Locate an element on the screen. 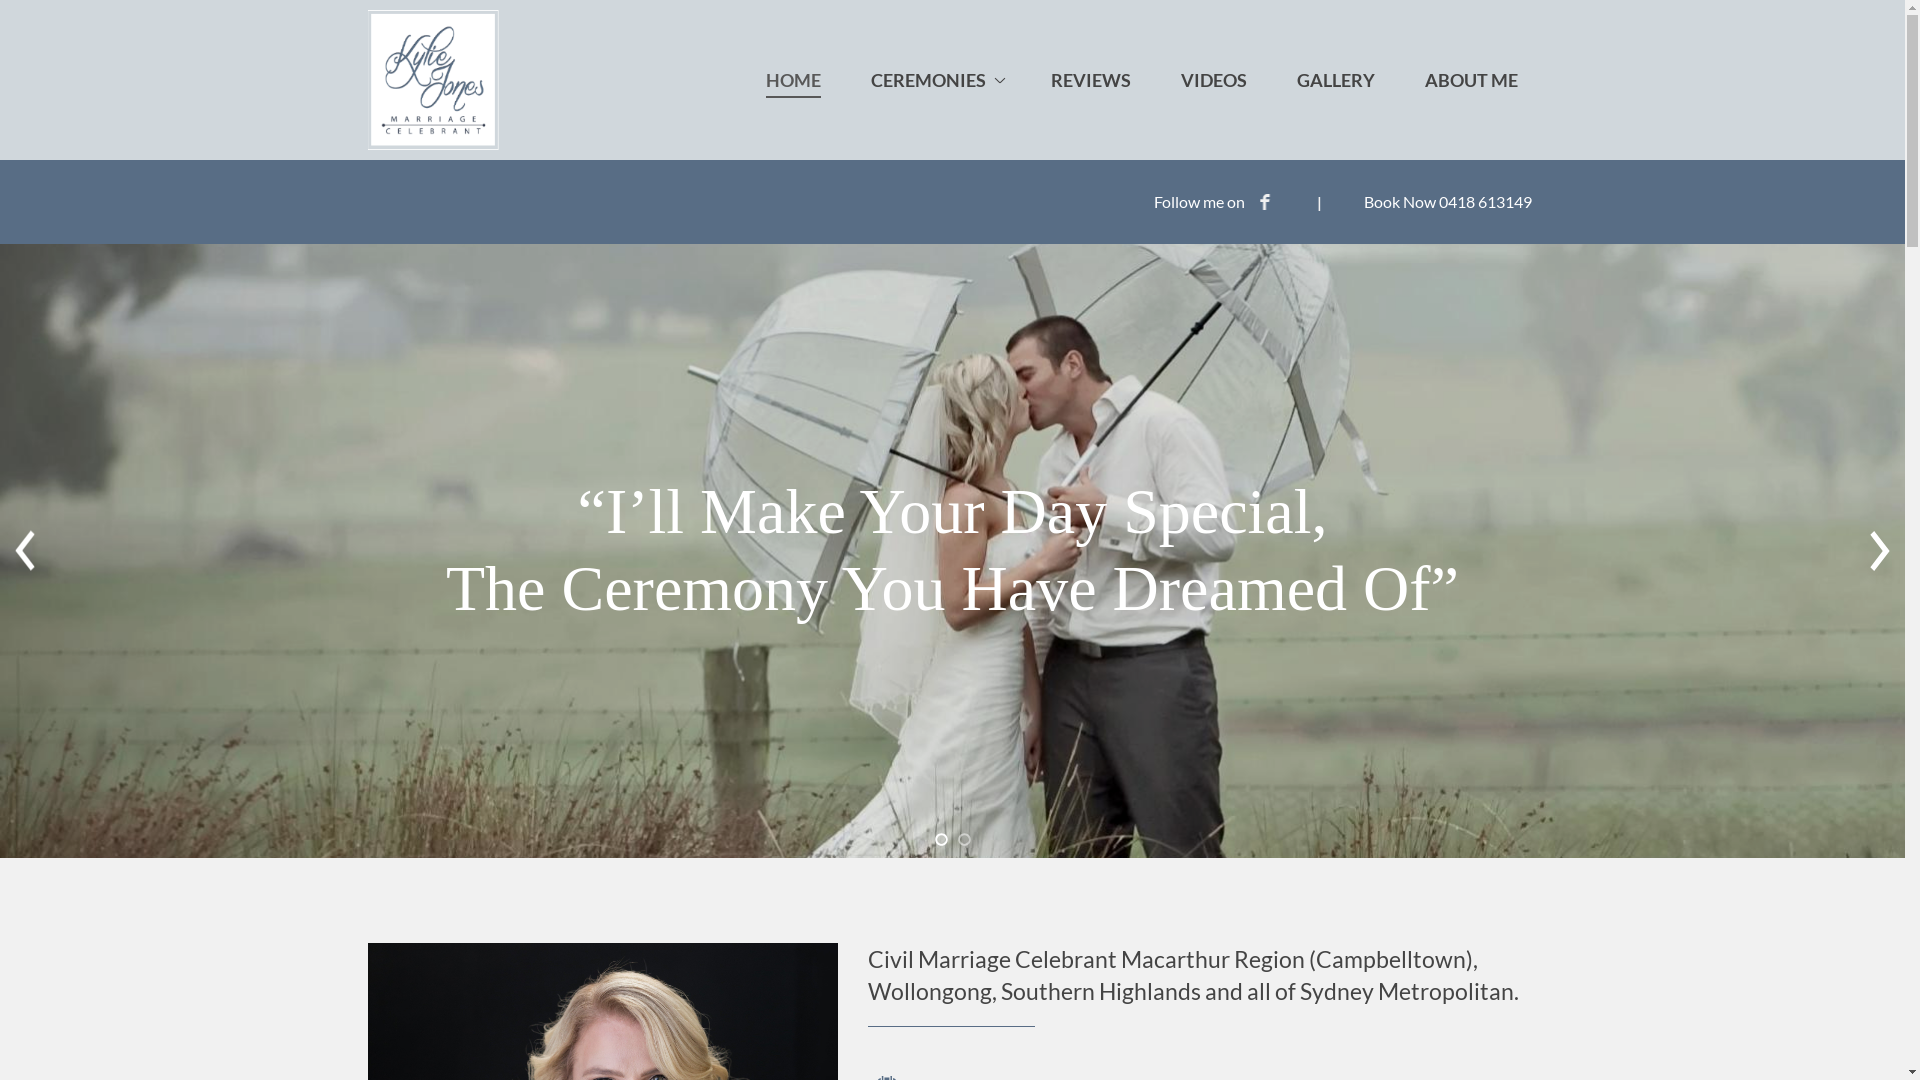  'Book Now 0418 613149' is located at coordinates (1448, 201).